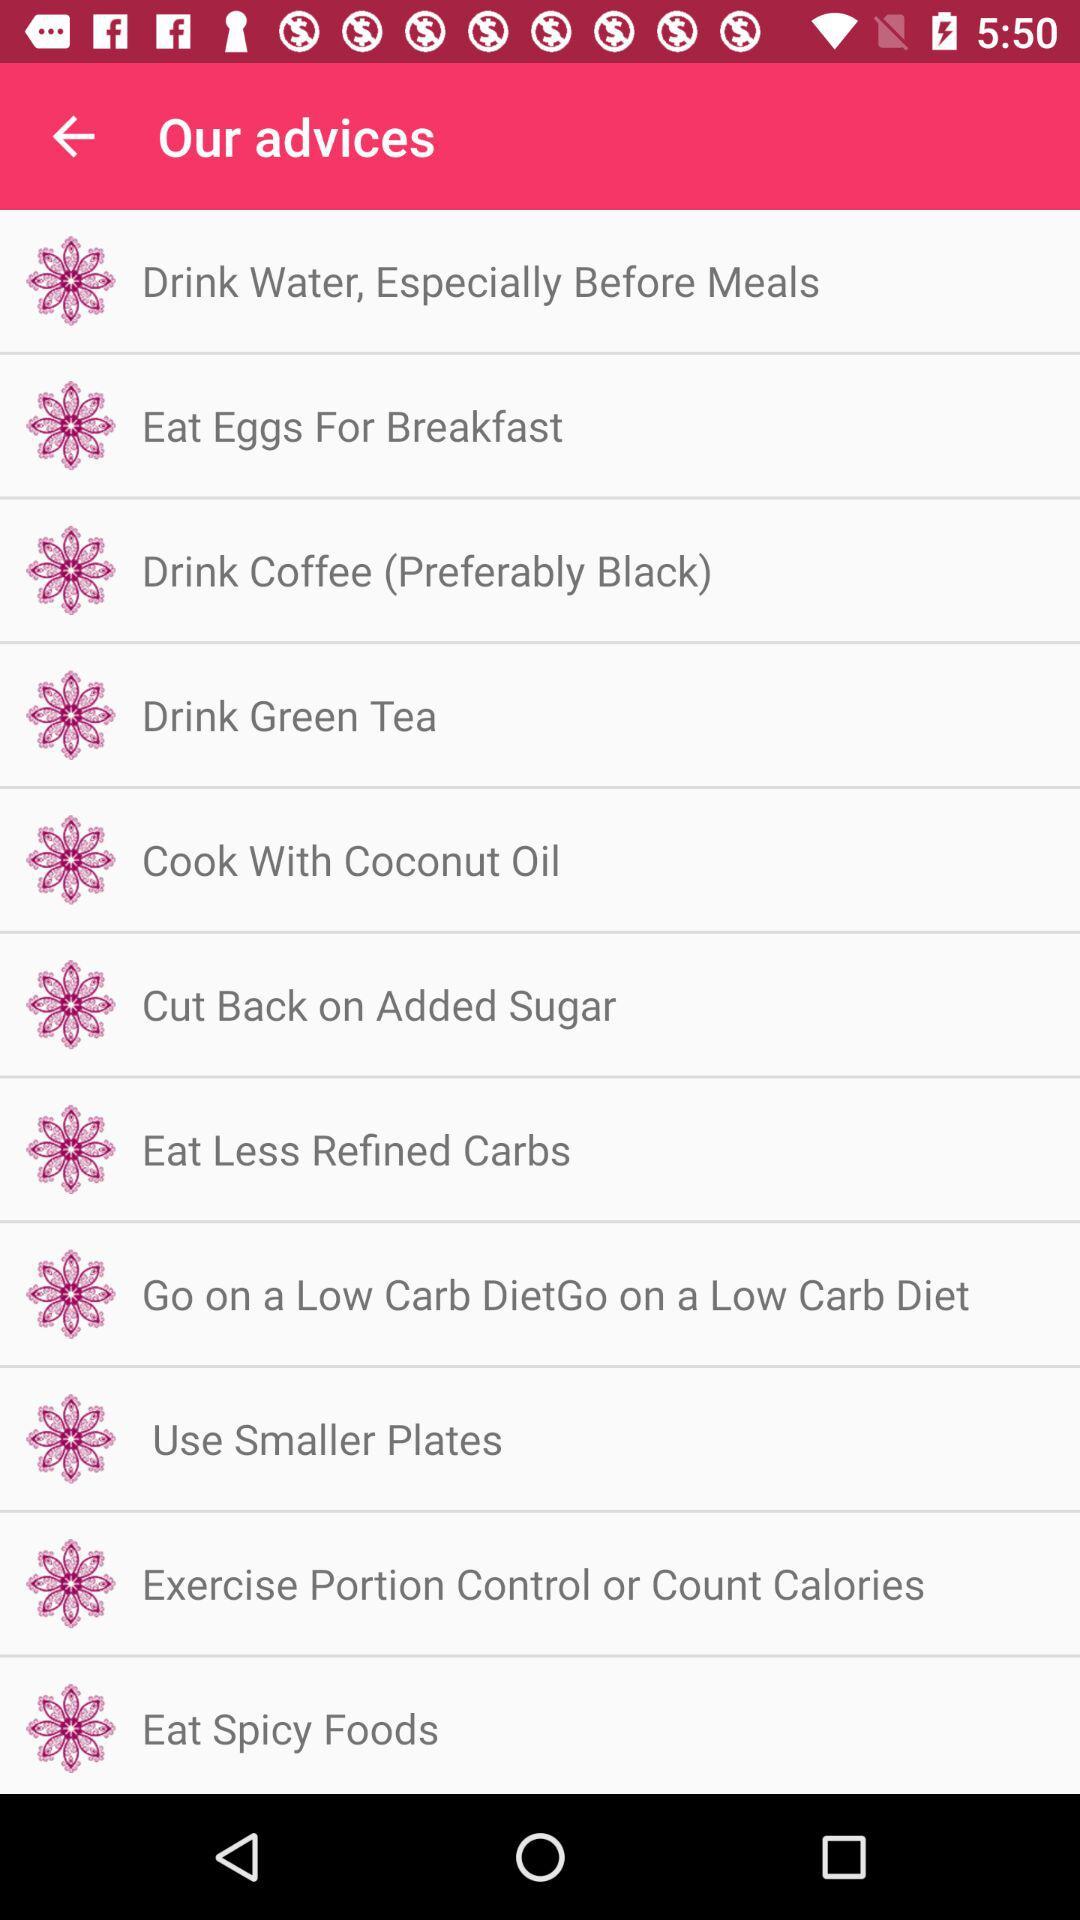 The image size is (1080, 1920). What do you see at coordinates (351, 424) in the screenshot?
I see `the eat eggs for icon` at bounding box center [351, 424].